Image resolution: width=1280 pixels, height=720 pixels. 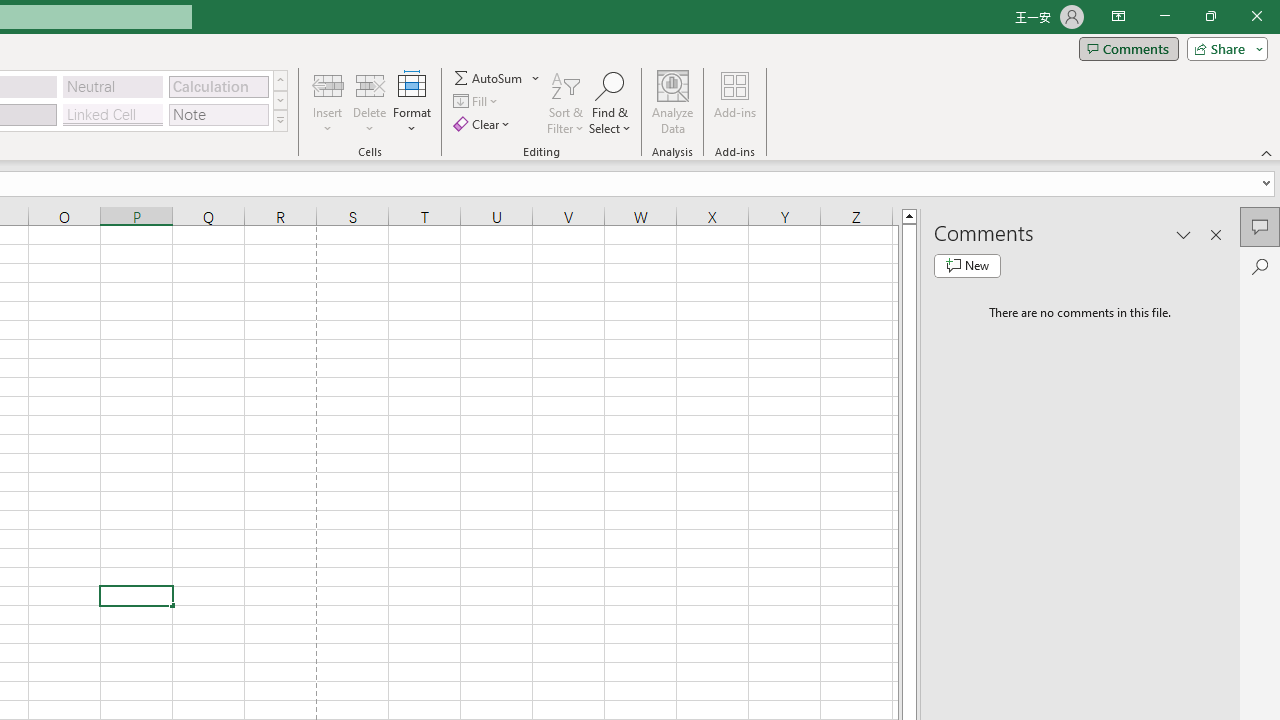 I want to click on 'Sum', so click(x=489, y=77).